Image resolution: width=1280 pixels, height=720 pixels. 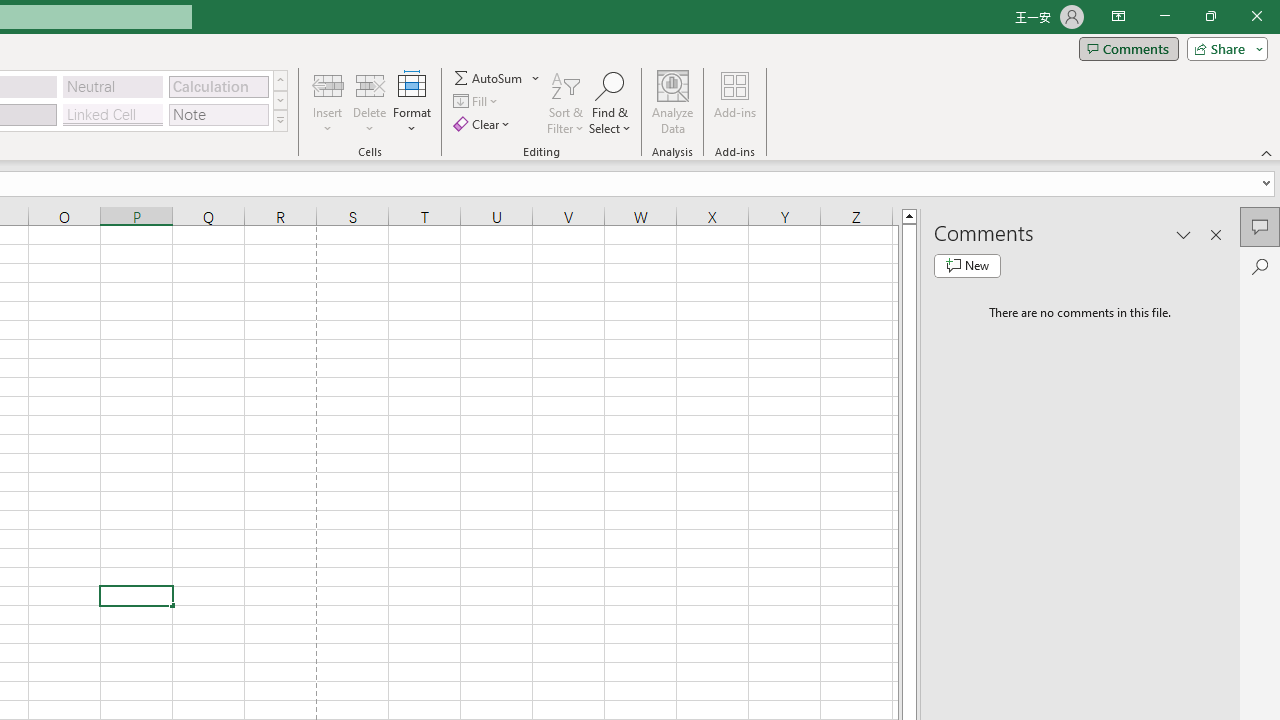 I want to click on 'Sum', so click(x=489, y=77).